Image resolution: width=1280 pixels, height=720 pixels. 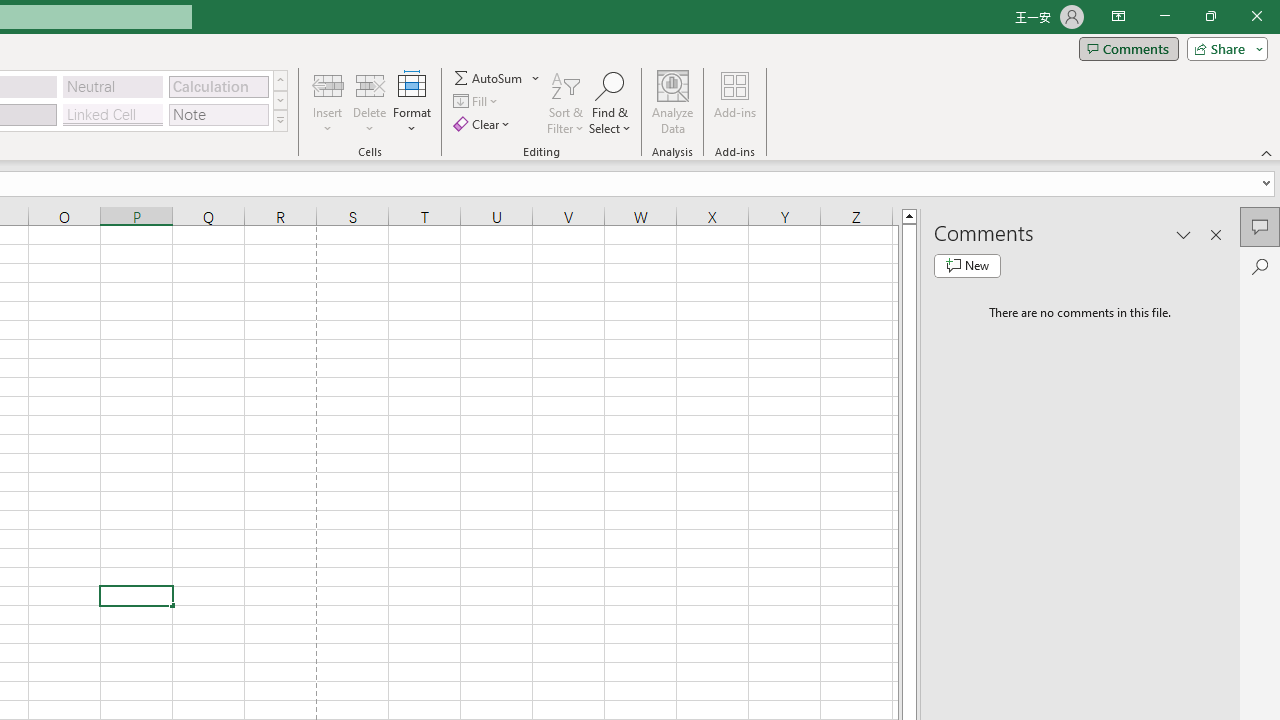 I want to click on 'Sum', so click(x=489, y=77).